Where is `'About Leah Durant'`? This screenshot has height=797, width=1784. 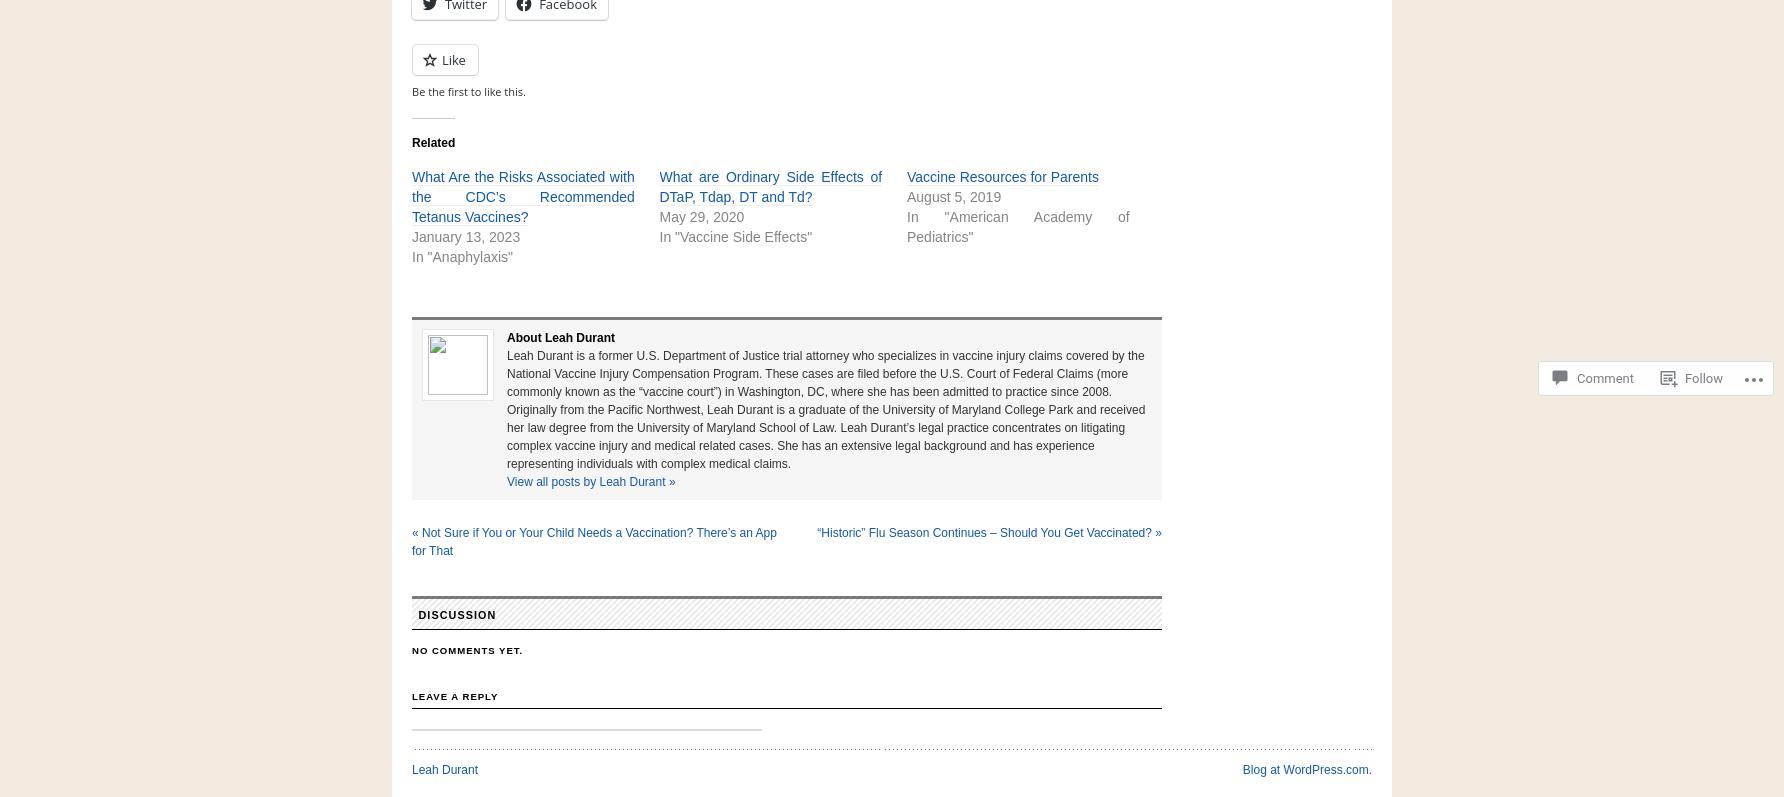
'About Leah Durant' is located at coordinates (560, 338).